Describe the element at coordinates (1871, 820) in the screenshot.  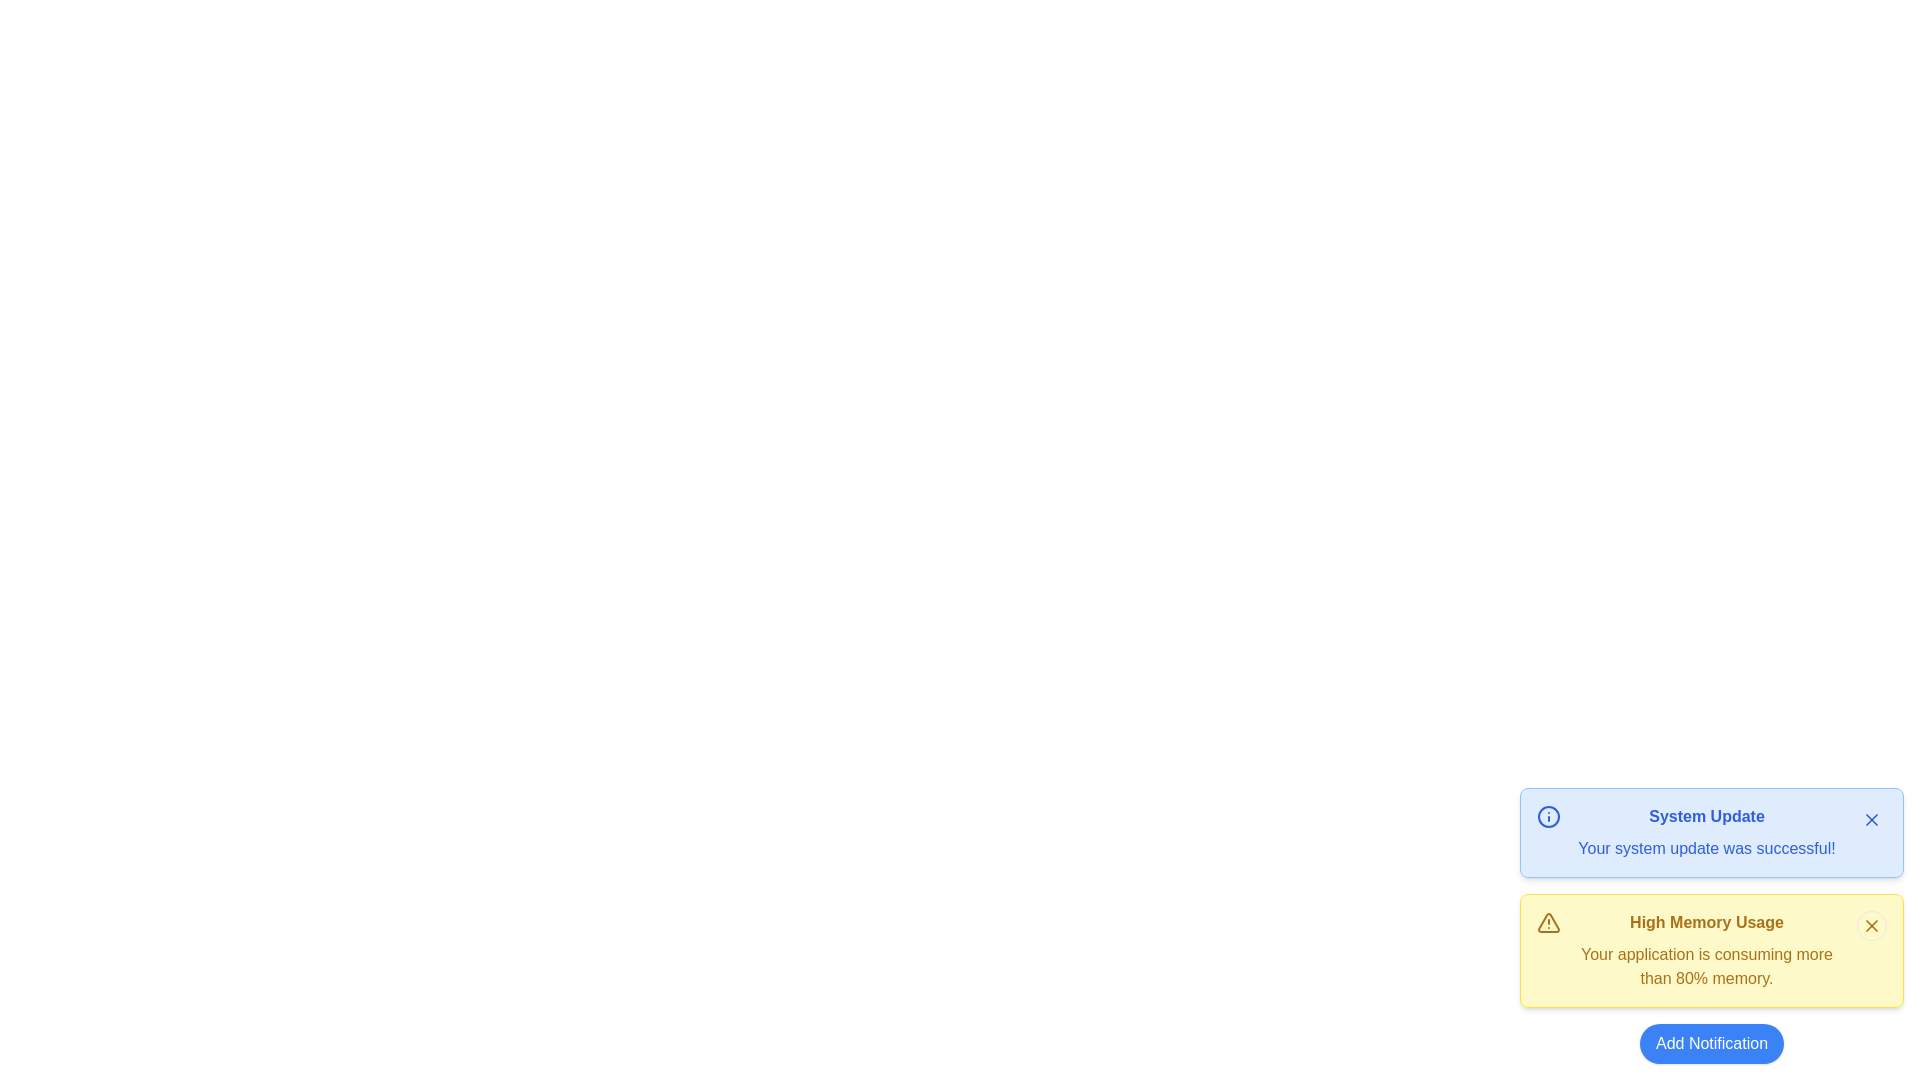
I see `the close icon represented by a diagonal cross located in the top-right corner of the blue notification box labeled 'System Update'` at that location.